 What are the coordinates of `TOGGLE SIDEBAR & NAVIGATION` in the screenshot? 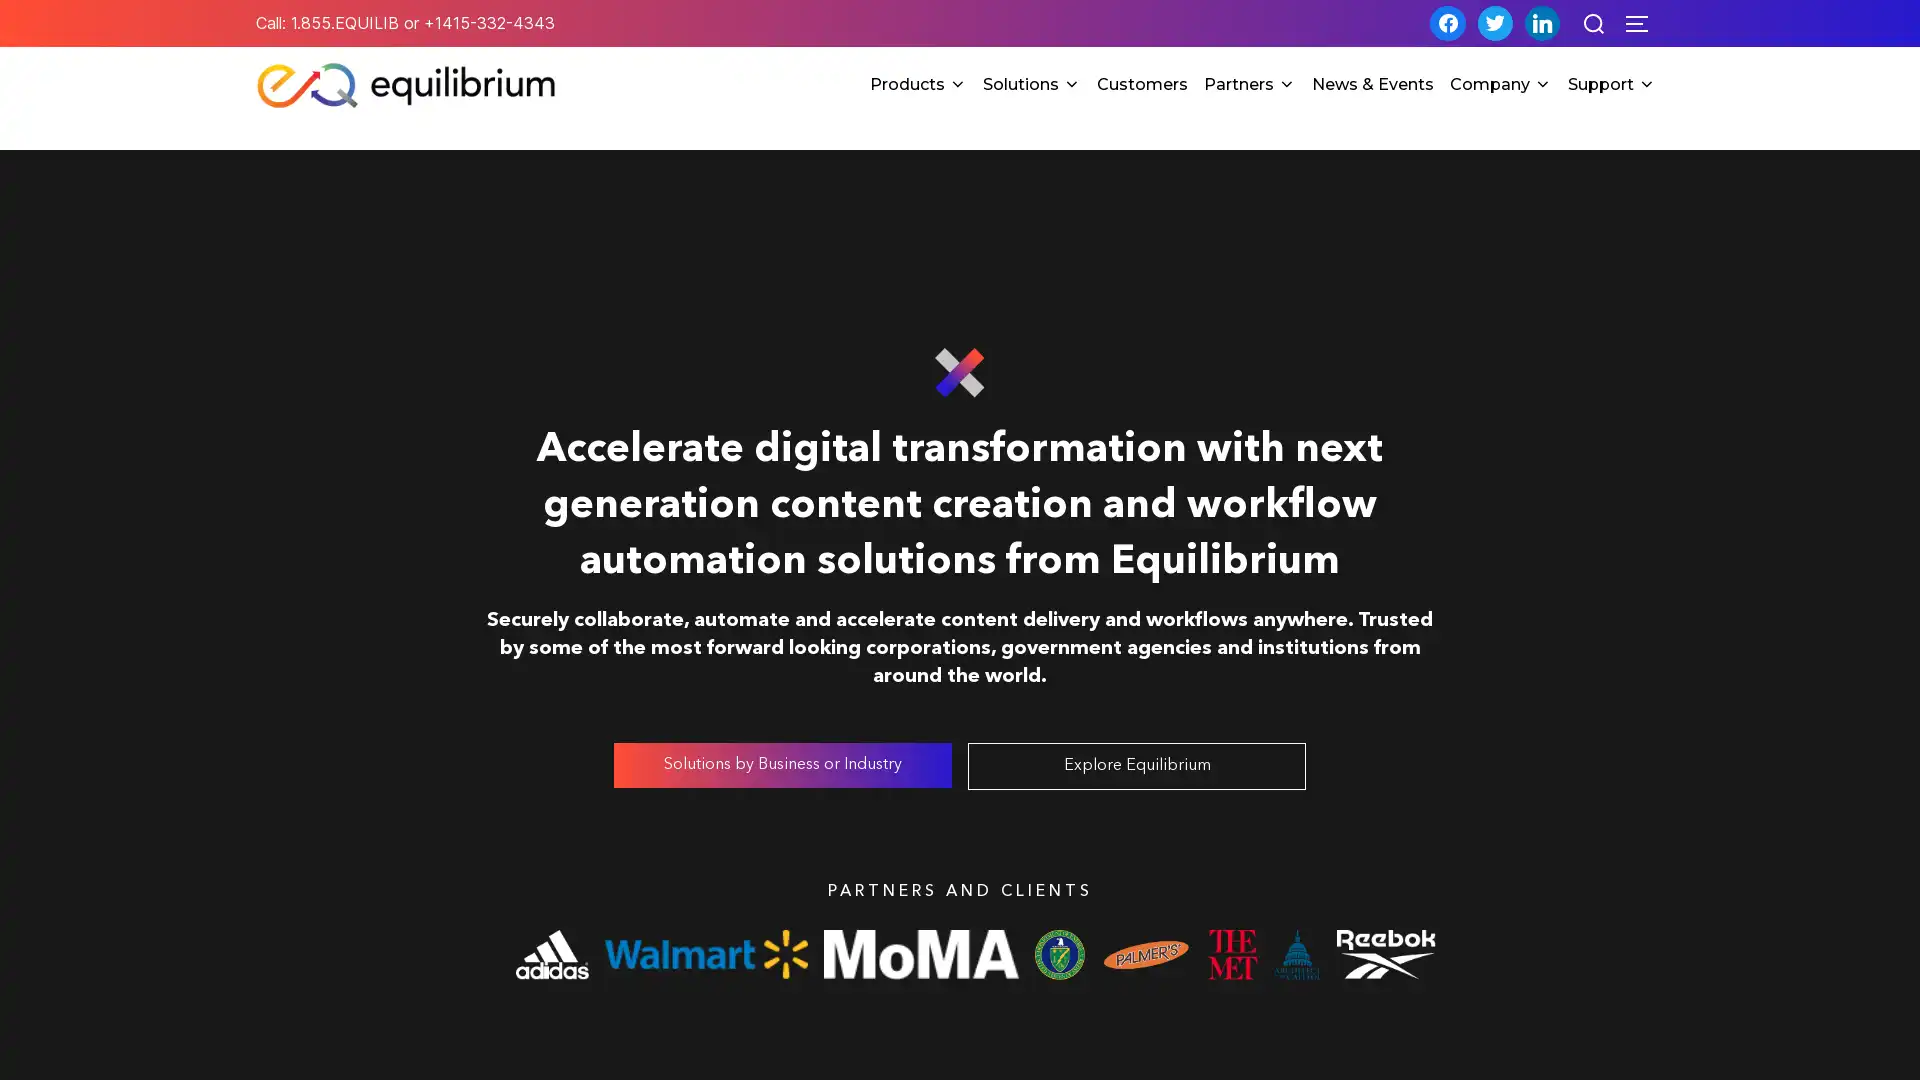 It's located at (1643, 23).